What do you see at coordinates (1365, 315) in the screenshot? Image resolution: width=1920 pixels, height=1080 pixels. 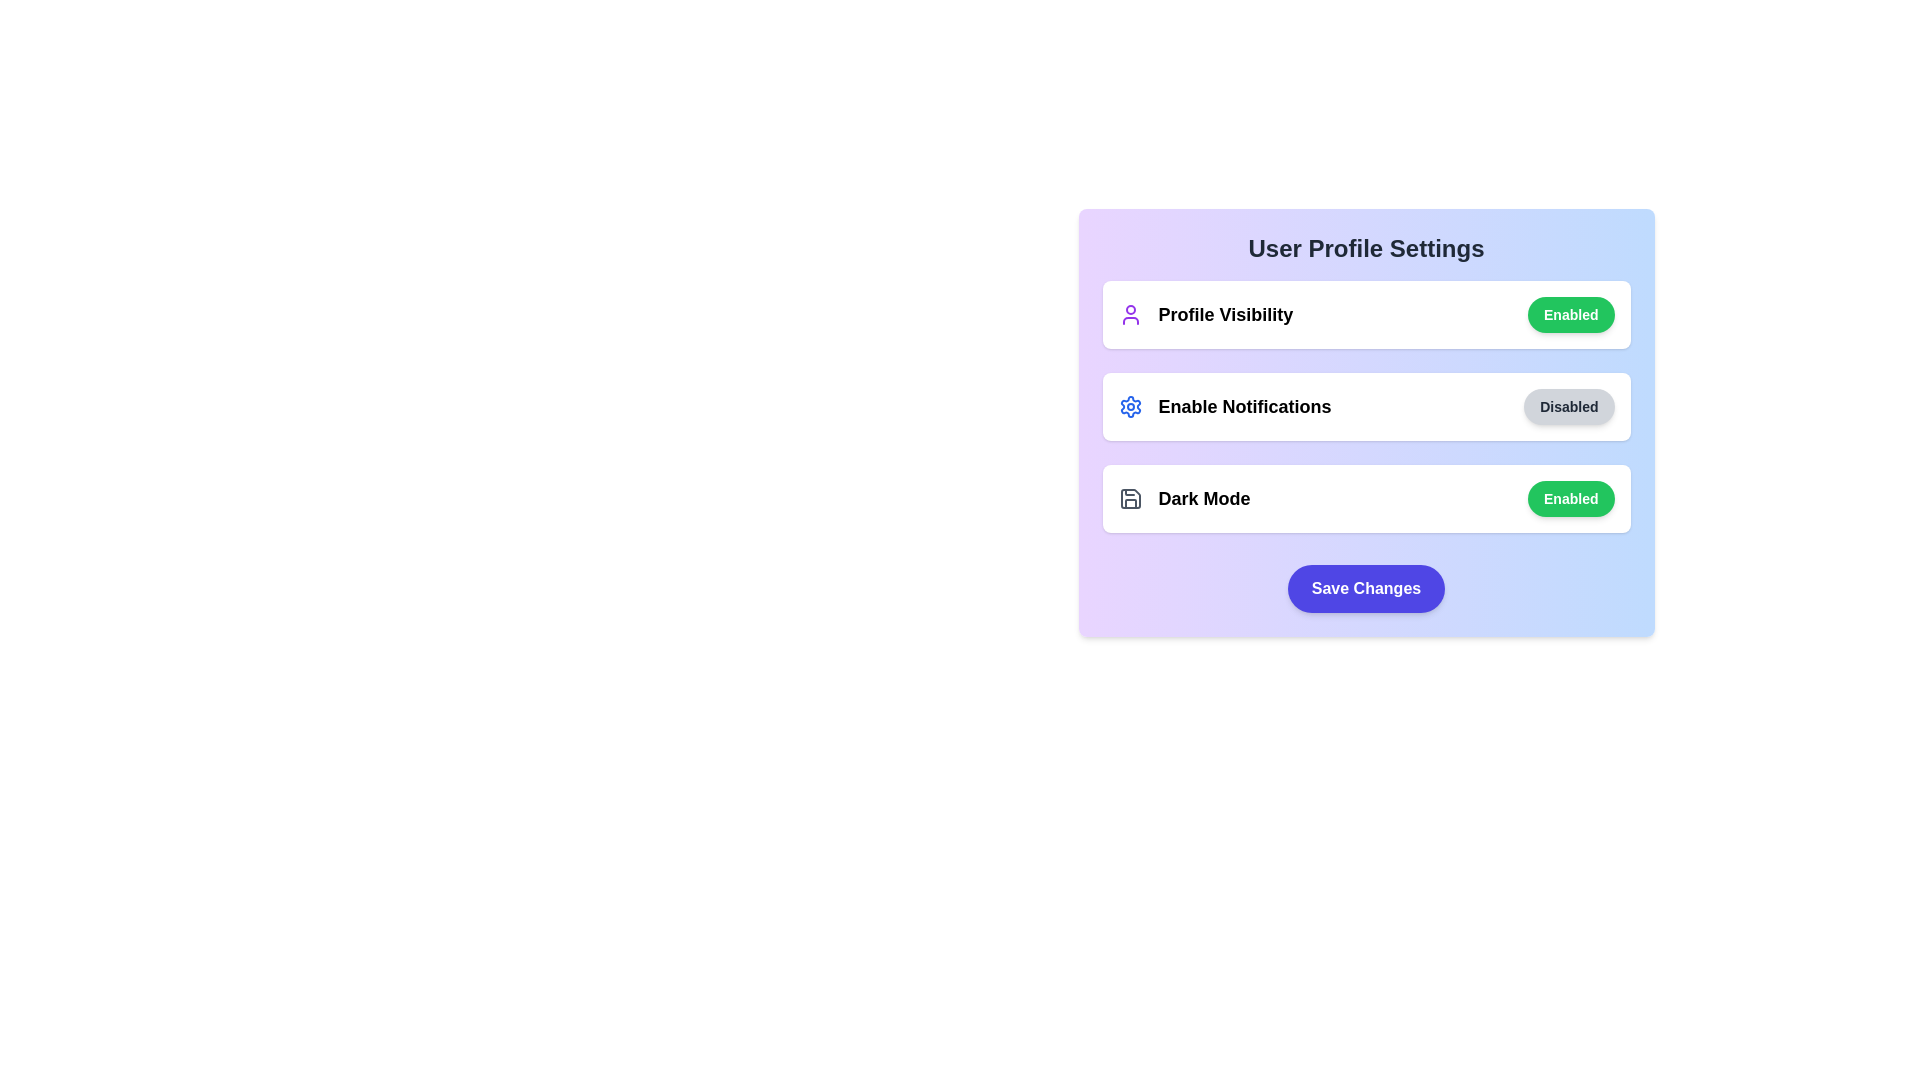 I see `the Profile Visibility section to observe visual feedback` at bounding box center [1365, 315].